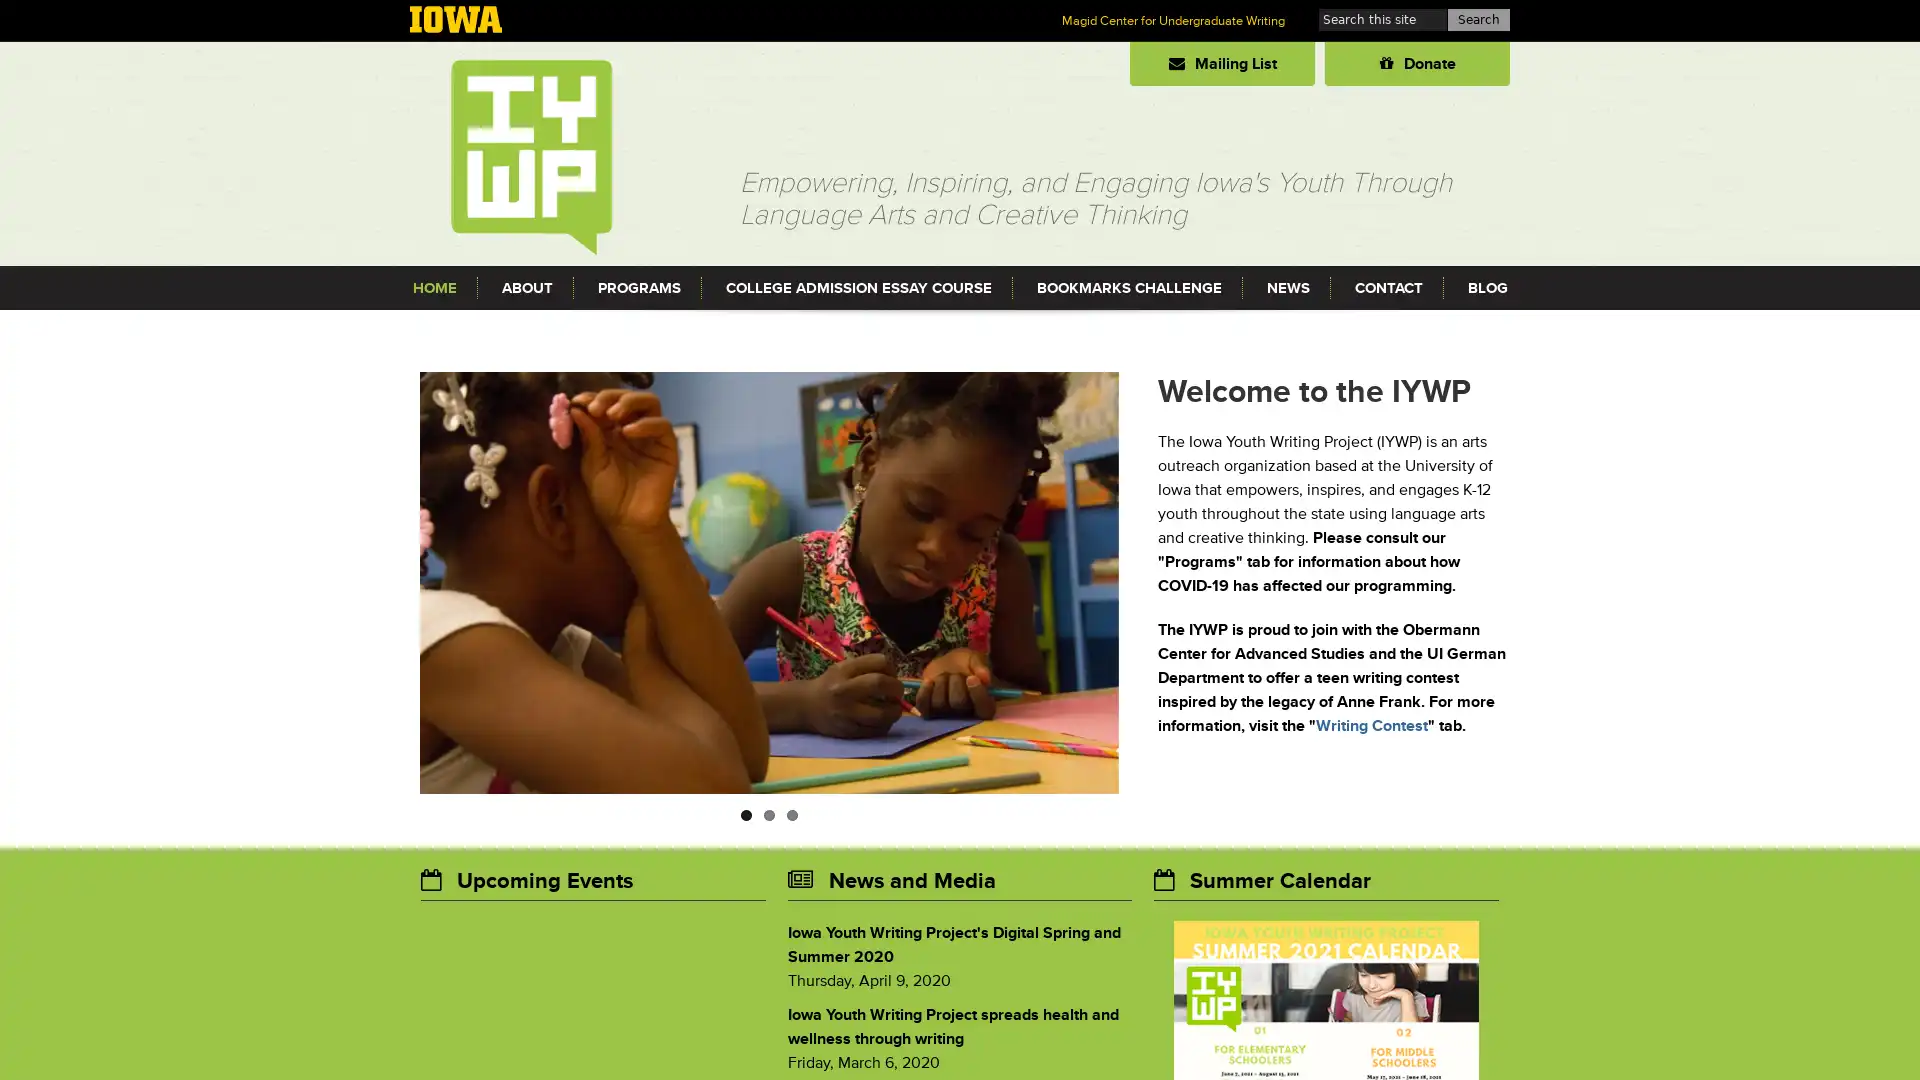 The width and height of the screenshot is (1920, 1080). I want to click on Search, so click(1478, 19).